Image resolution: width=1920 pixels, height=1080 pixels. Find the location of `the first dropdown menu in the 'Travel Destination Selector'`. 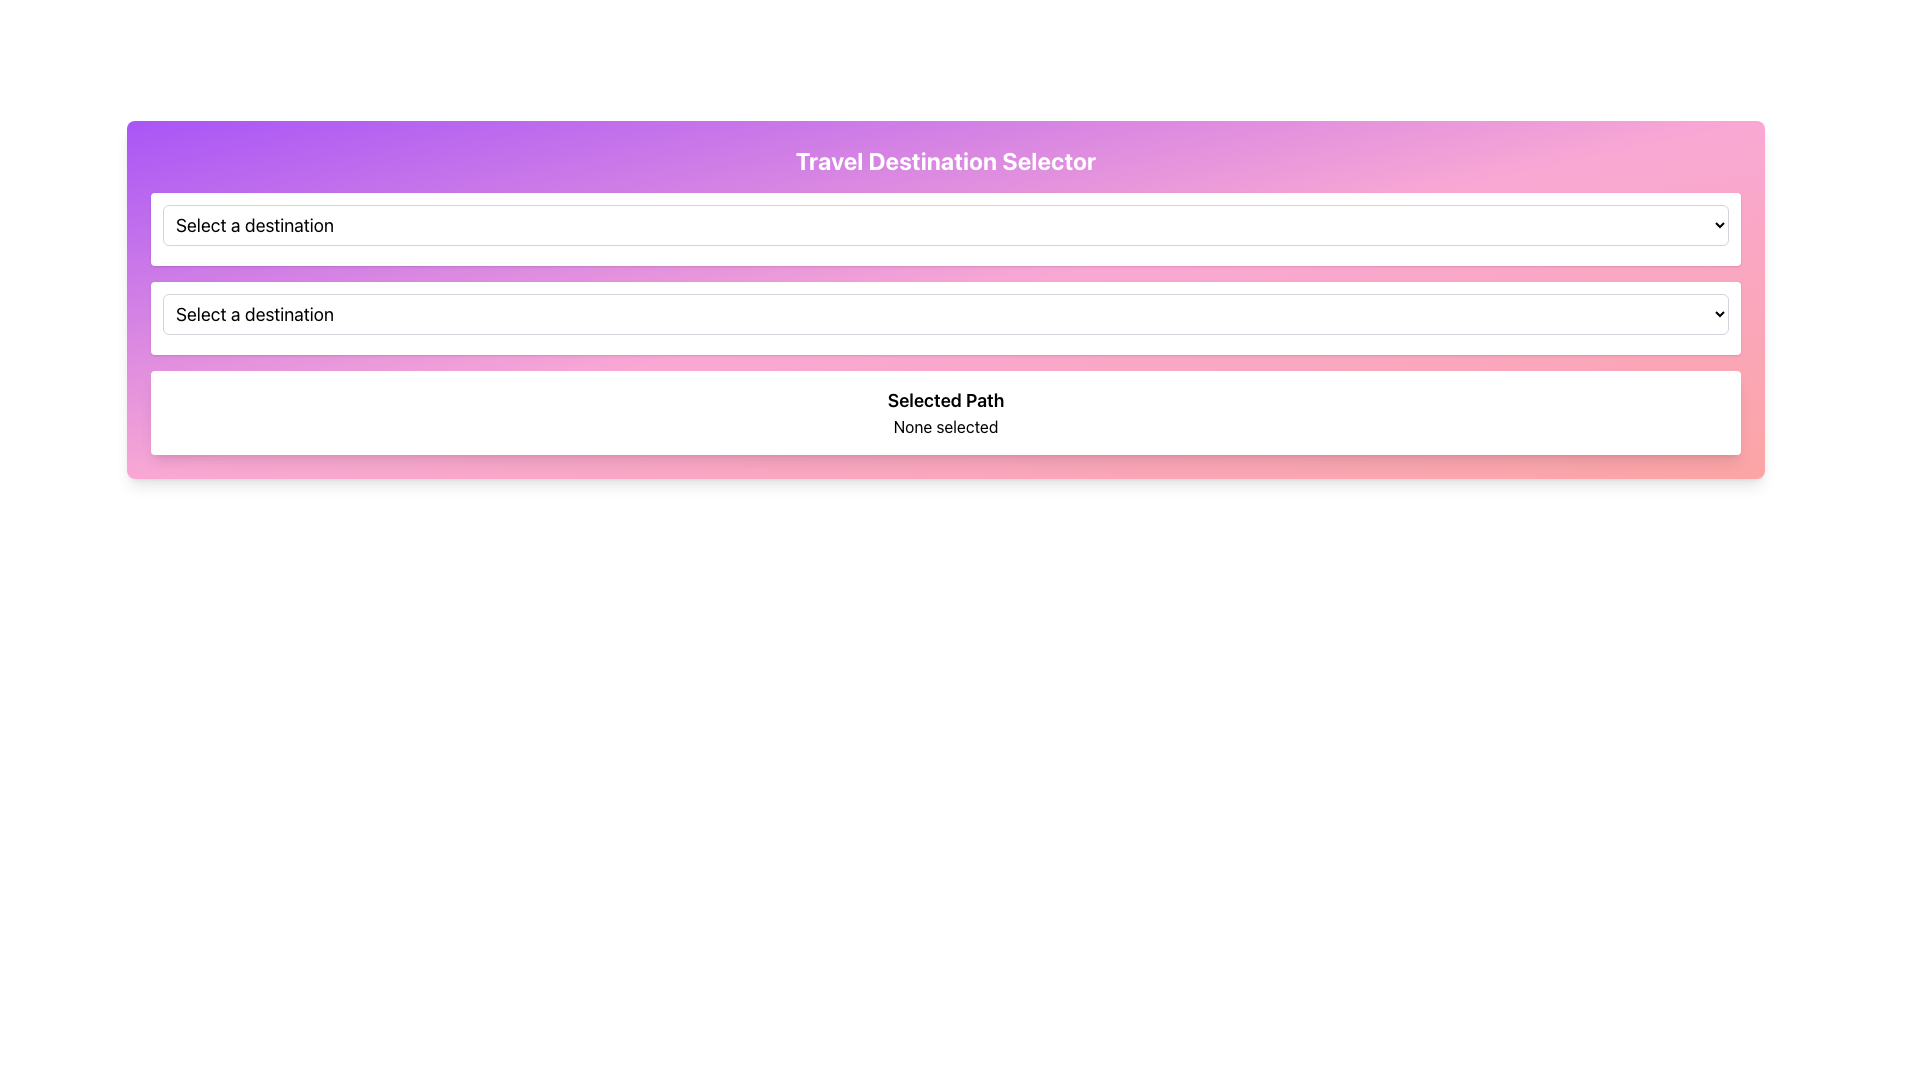

the first dropdown menu in the 'Travel Destination Selector' is located at coordinates (944, 228).